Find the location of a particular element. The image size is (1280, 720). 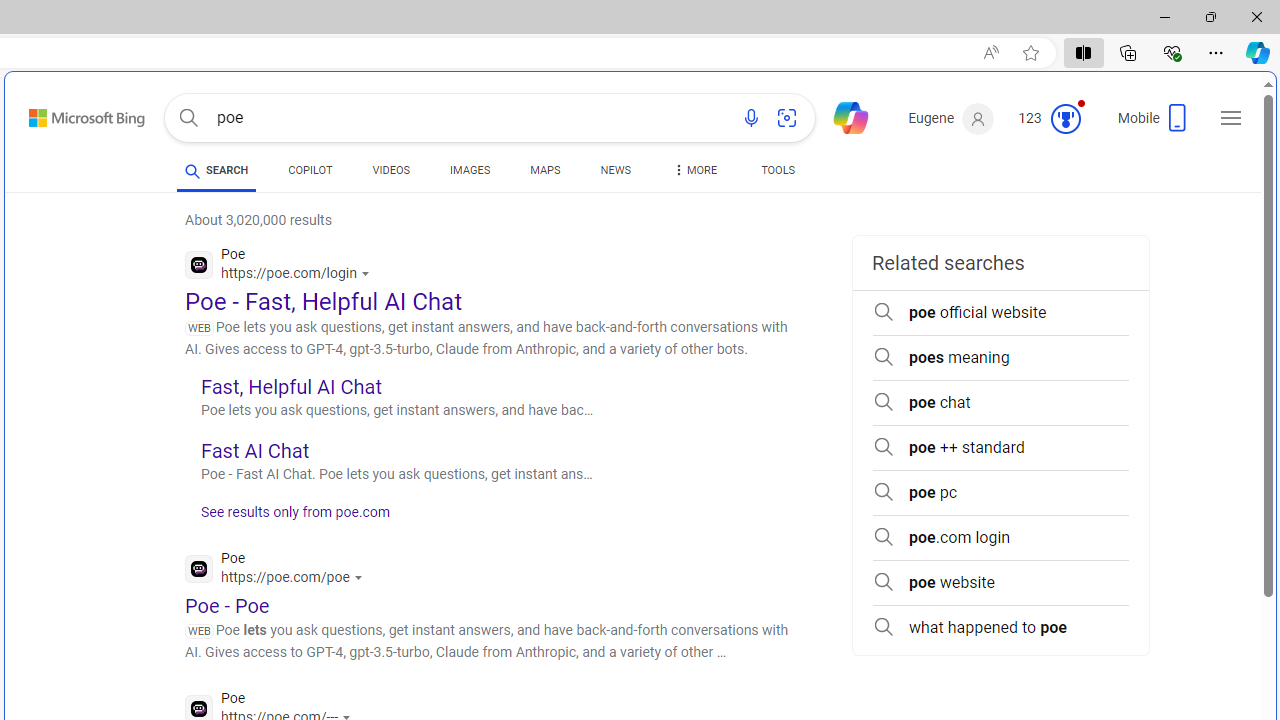

'Skip to content' is located at coordinates (65, 111).